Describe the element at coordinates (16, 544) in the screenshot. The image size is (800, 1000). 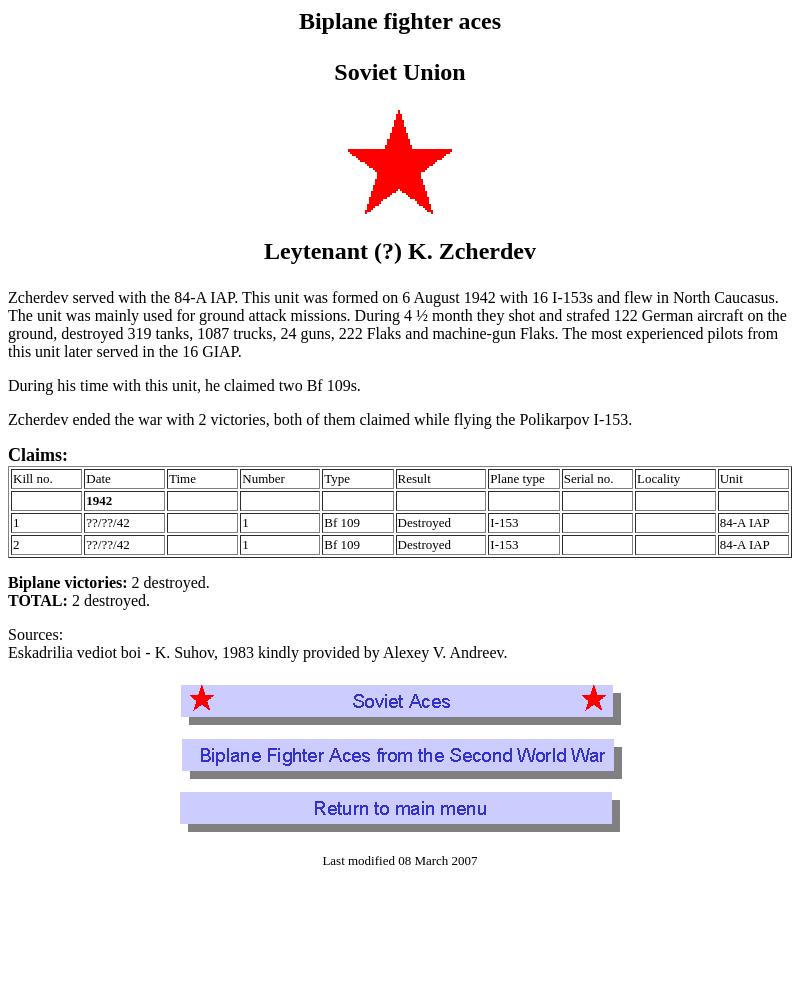
I see `'2'` at that location.